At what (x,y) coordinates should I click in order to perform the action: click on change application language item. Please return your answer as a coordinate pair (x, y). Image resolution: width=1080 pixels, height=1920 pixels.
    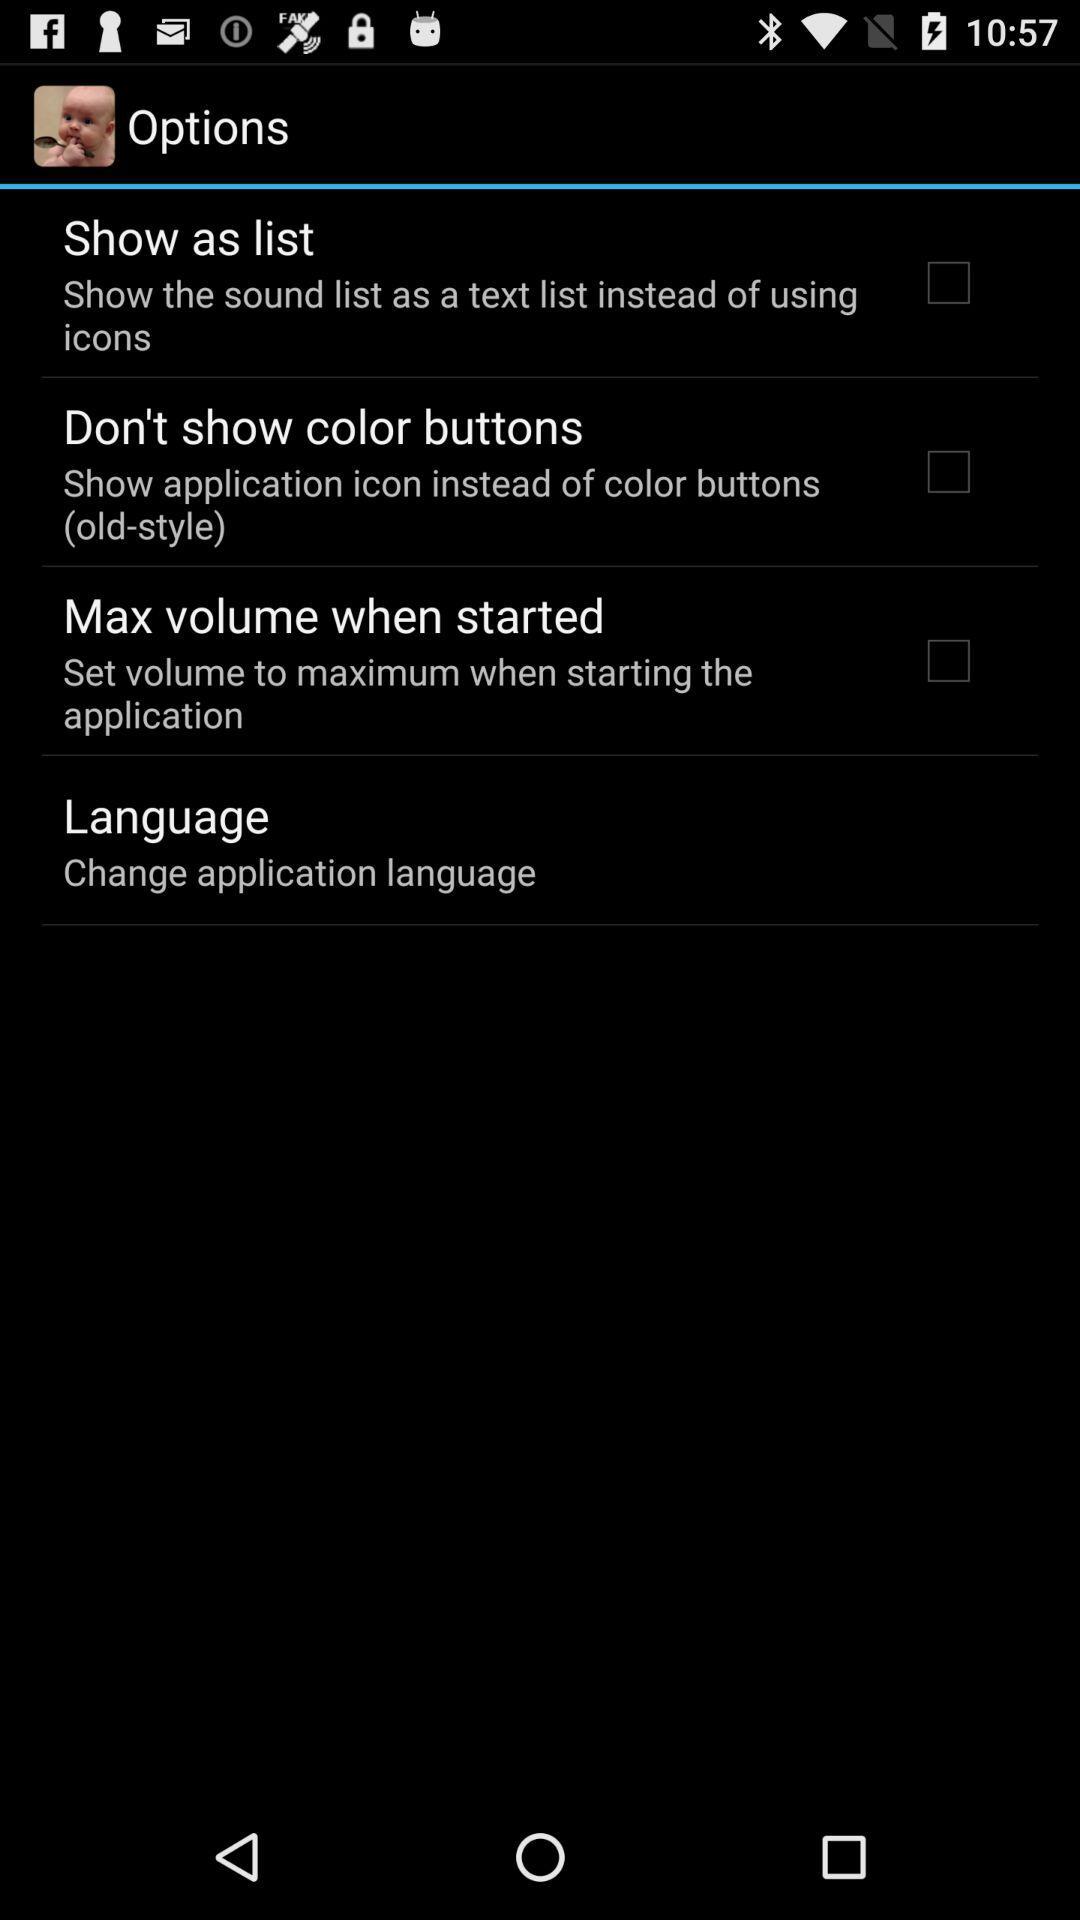
    Looking at the image, I should click on (299, 871).